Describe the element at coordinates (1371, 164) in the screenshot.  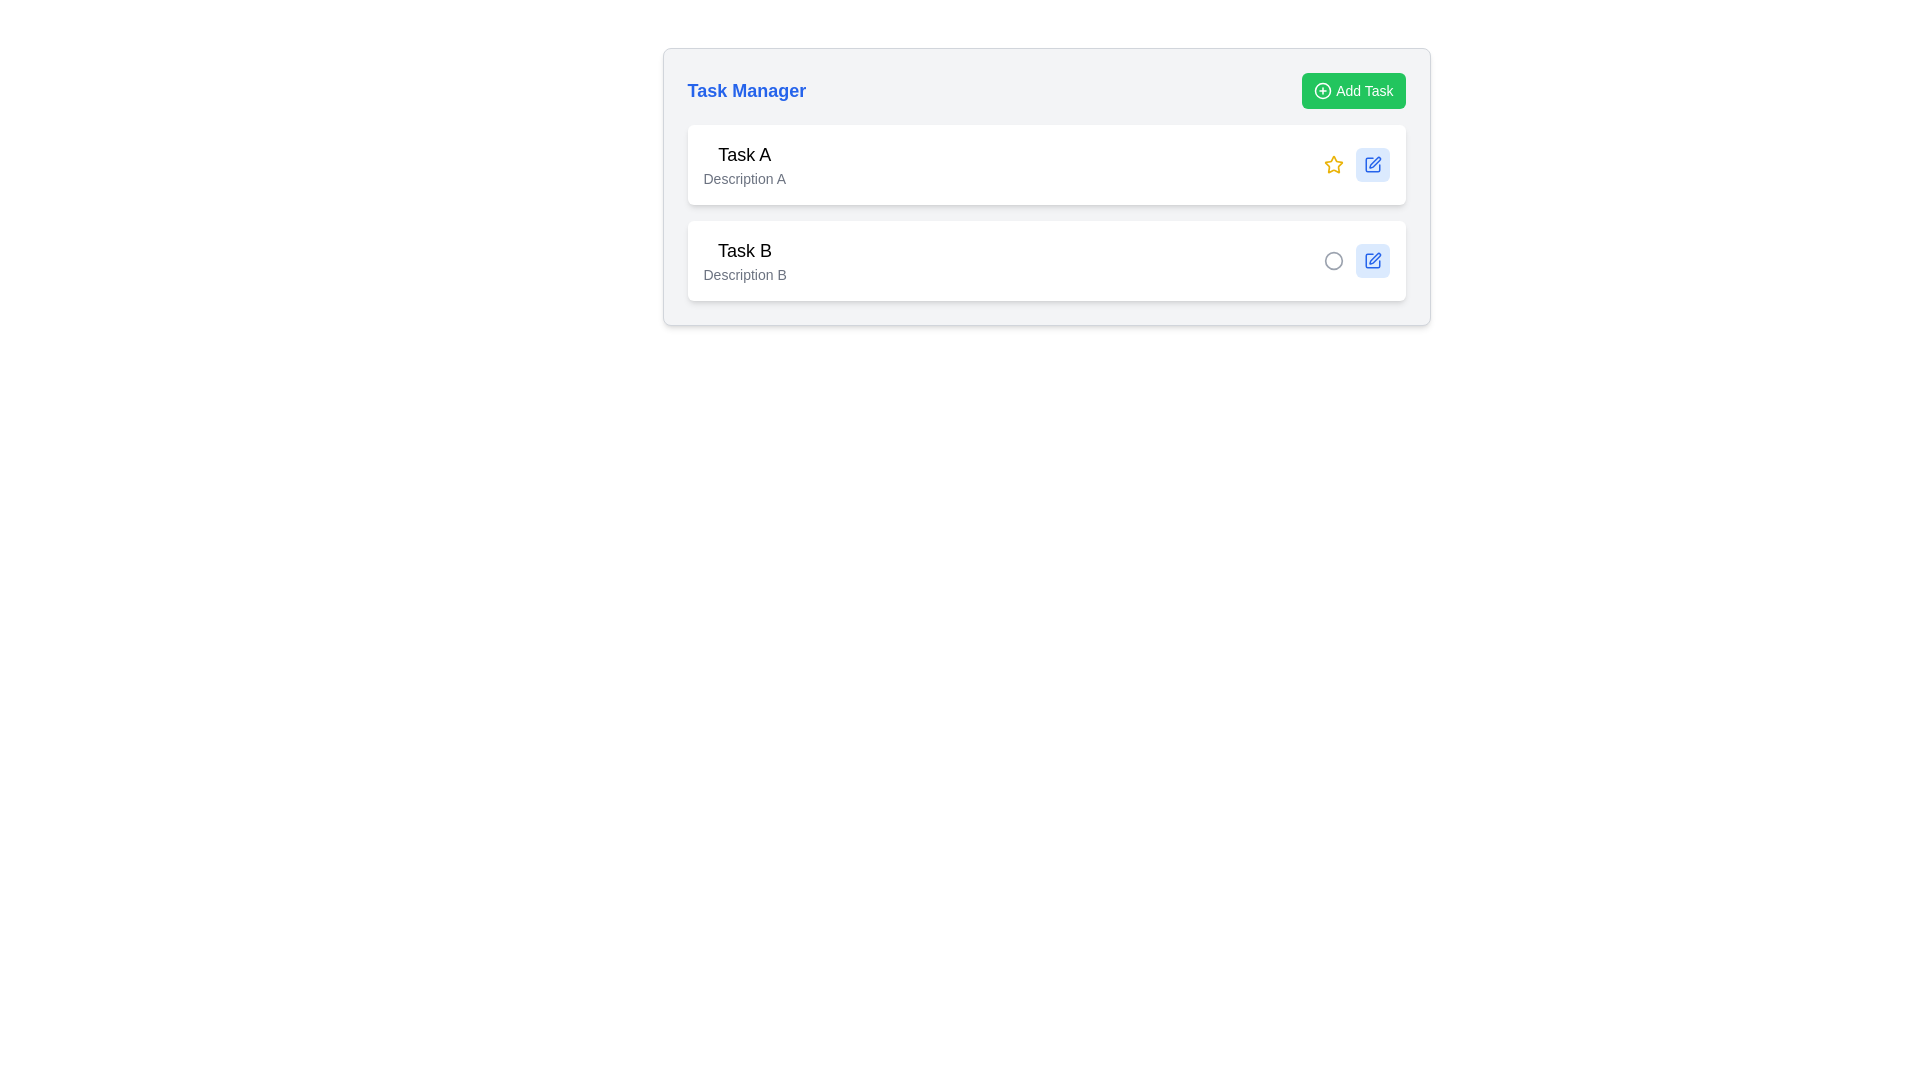
I see `the icon button located in the top-right corner of the list item labeled 'Task A'` at that location.